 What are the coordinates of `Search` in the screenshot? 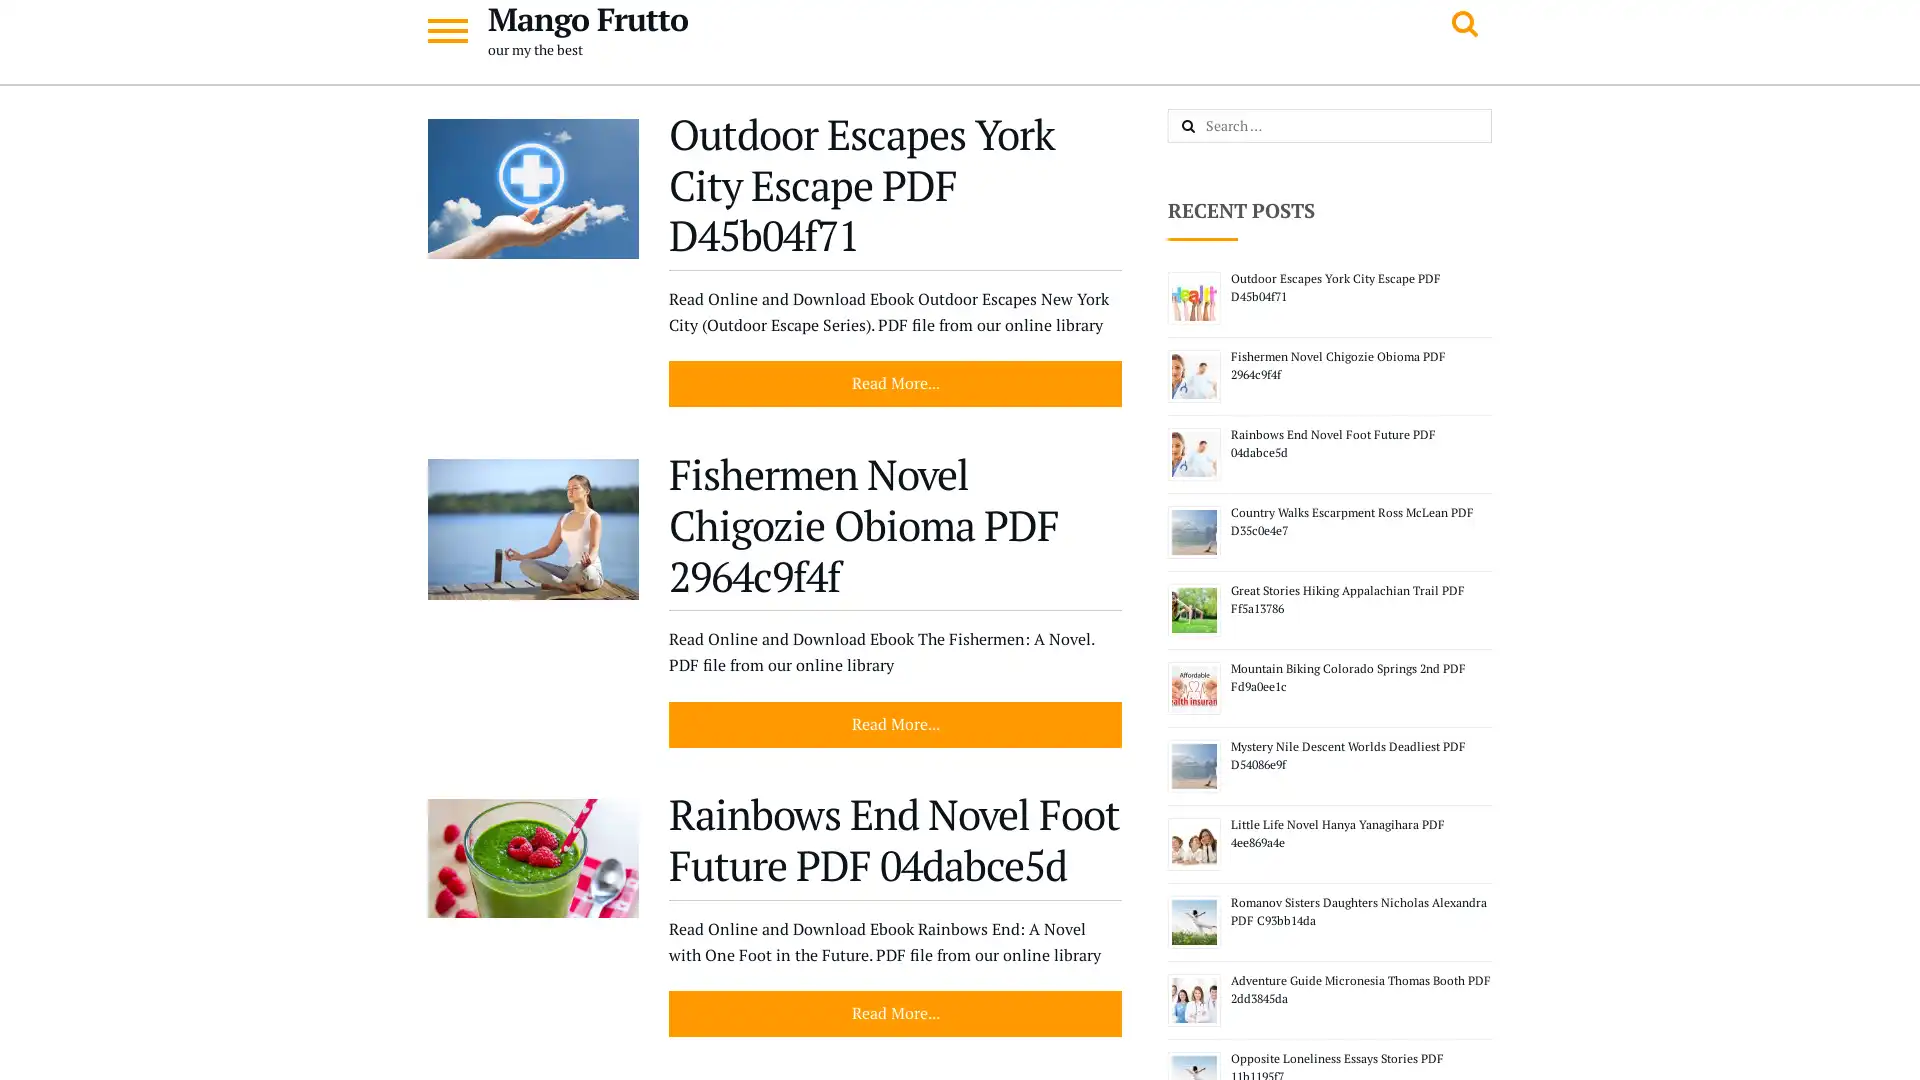 It's located at (1209, 127).